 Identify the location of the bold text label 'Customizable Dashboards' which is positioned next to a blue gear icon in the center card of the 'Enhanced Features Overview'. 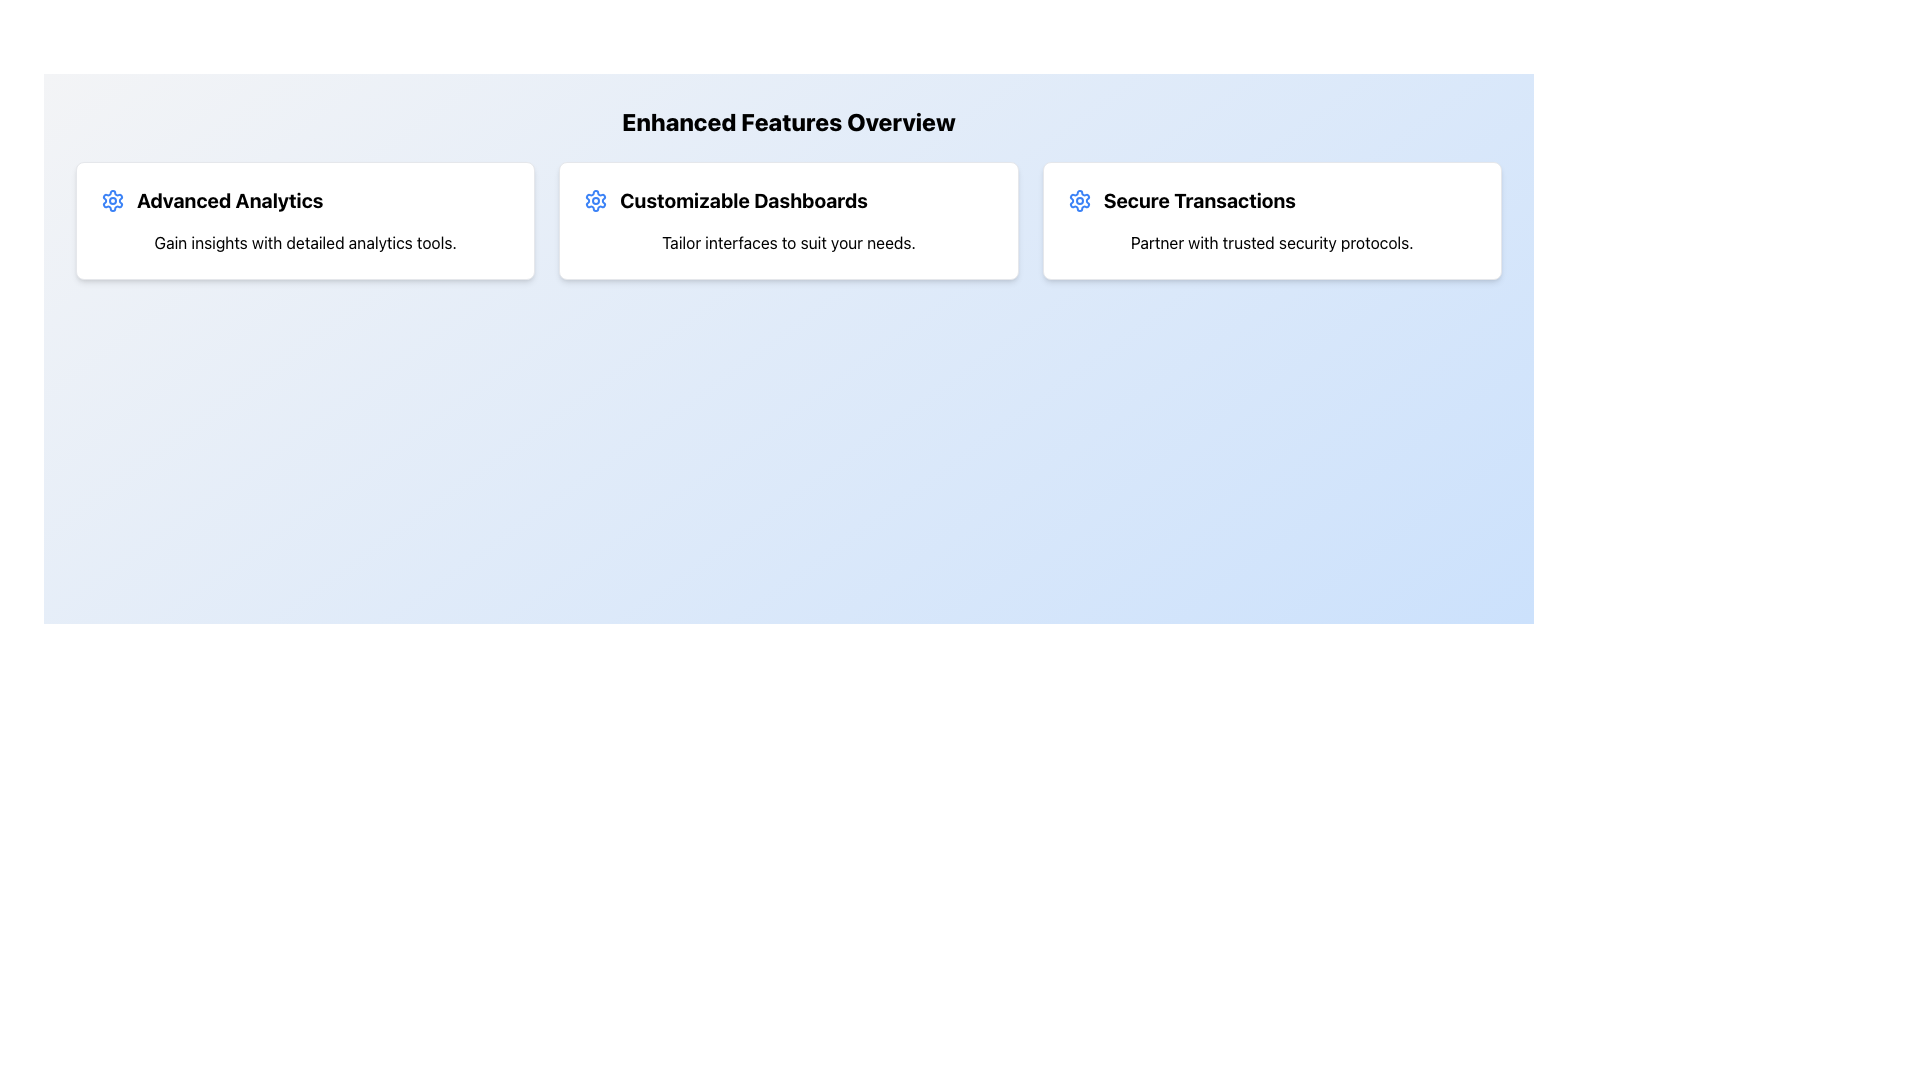
(787, 200).